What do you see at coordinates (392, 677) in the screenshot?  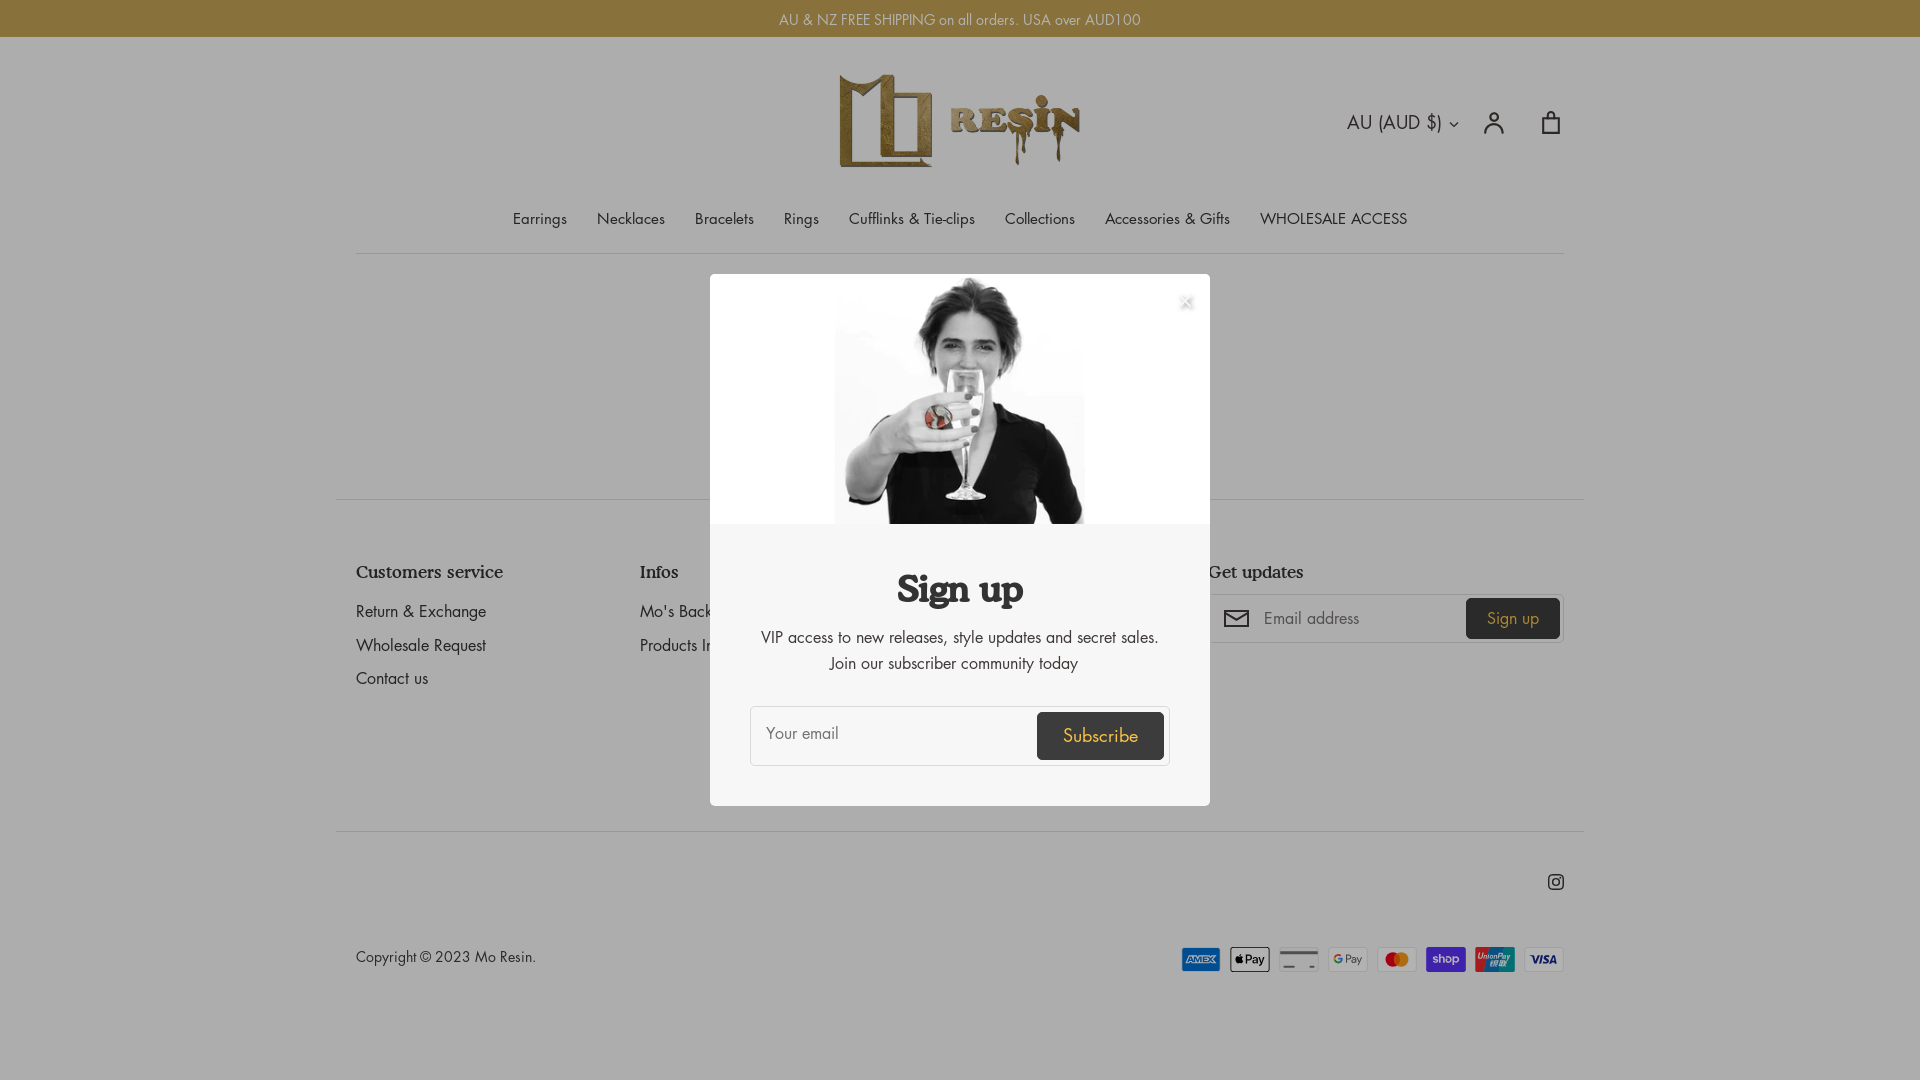 I see `'Contact us'` at bounding box center [392, 677].